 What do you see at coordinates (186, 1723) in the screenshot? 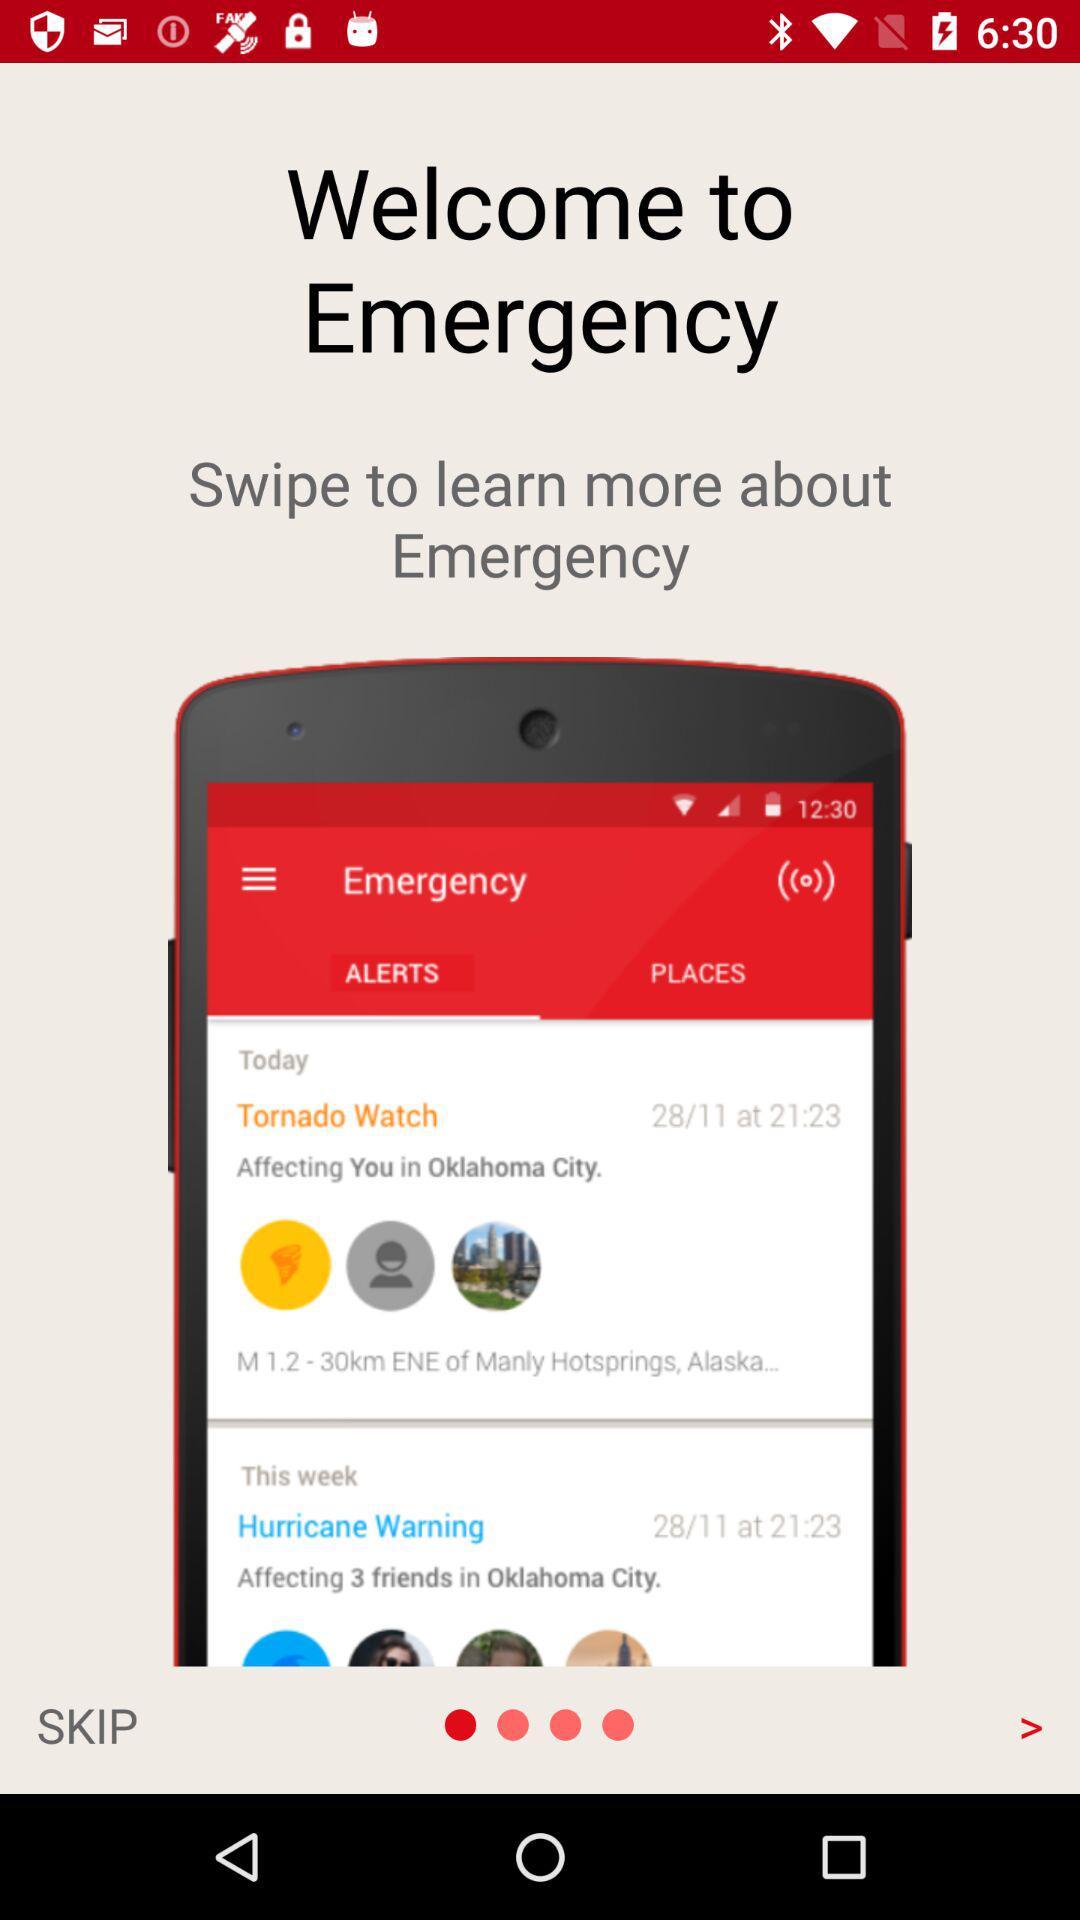
I see `icon at the bottom left corner` at bounding box center [186, 1723].